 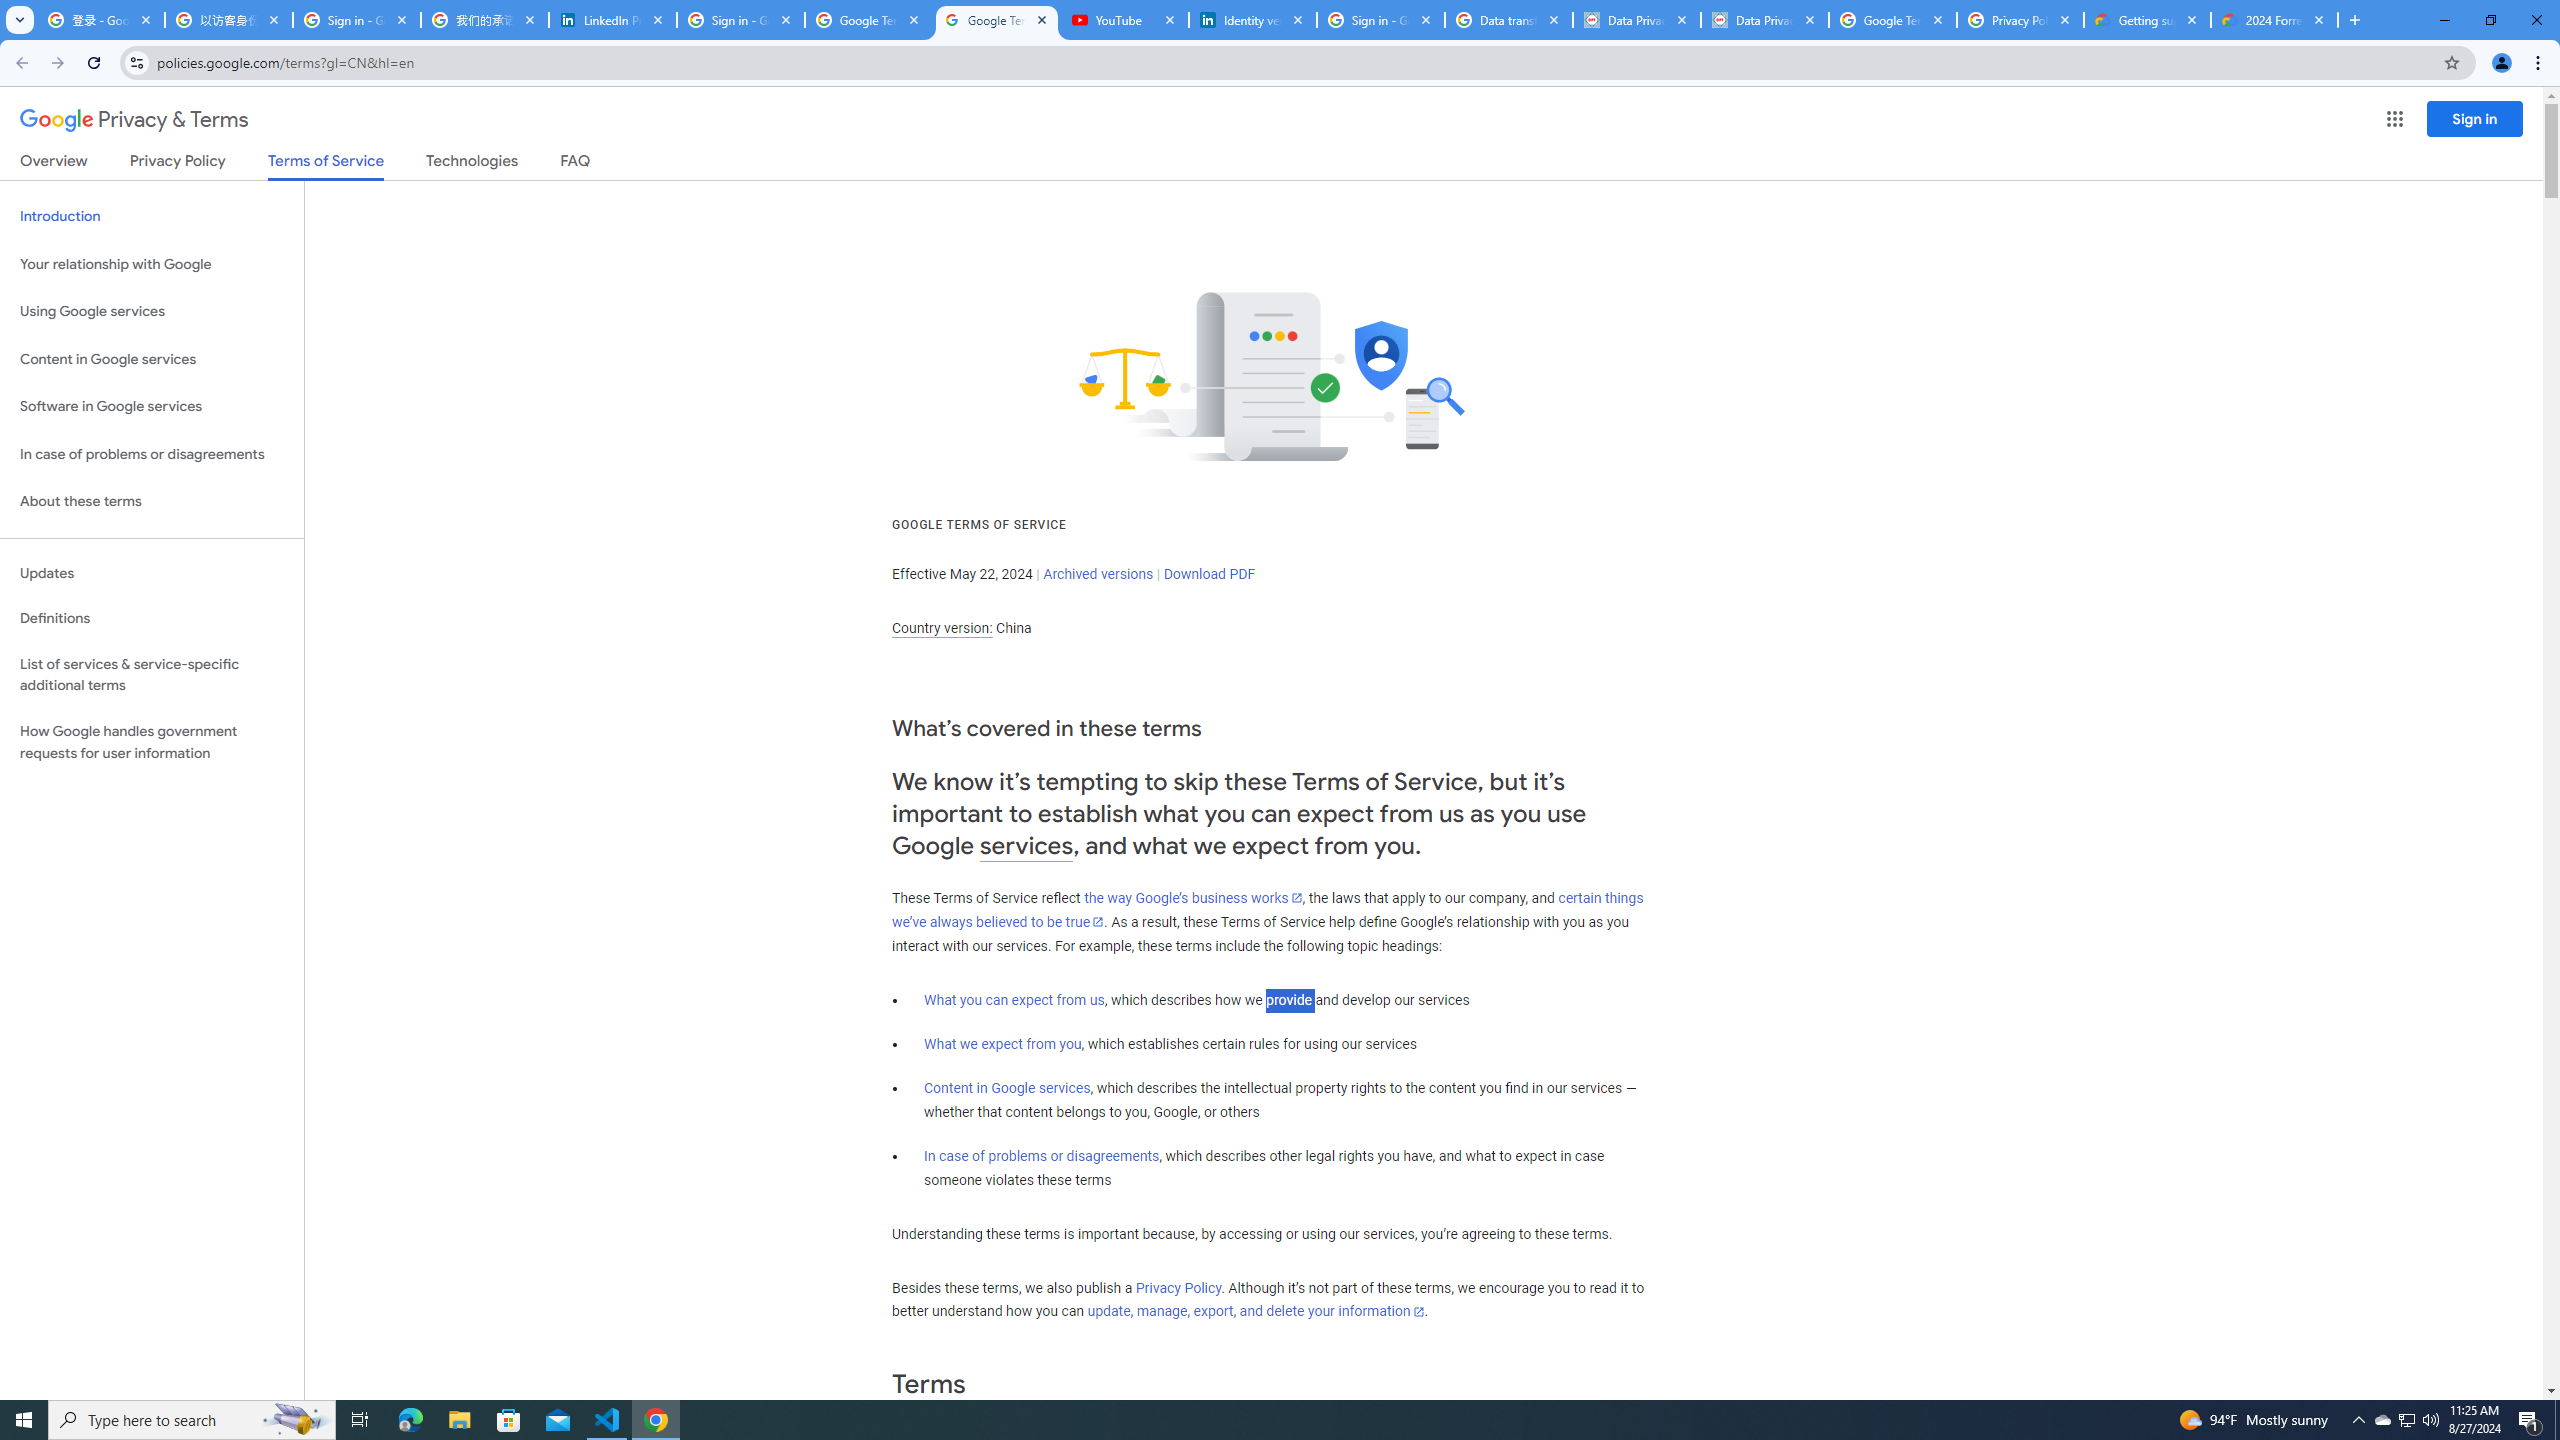 I want to click on 'update, manage, export, and delete your information', so click(x=1255, y=1310).